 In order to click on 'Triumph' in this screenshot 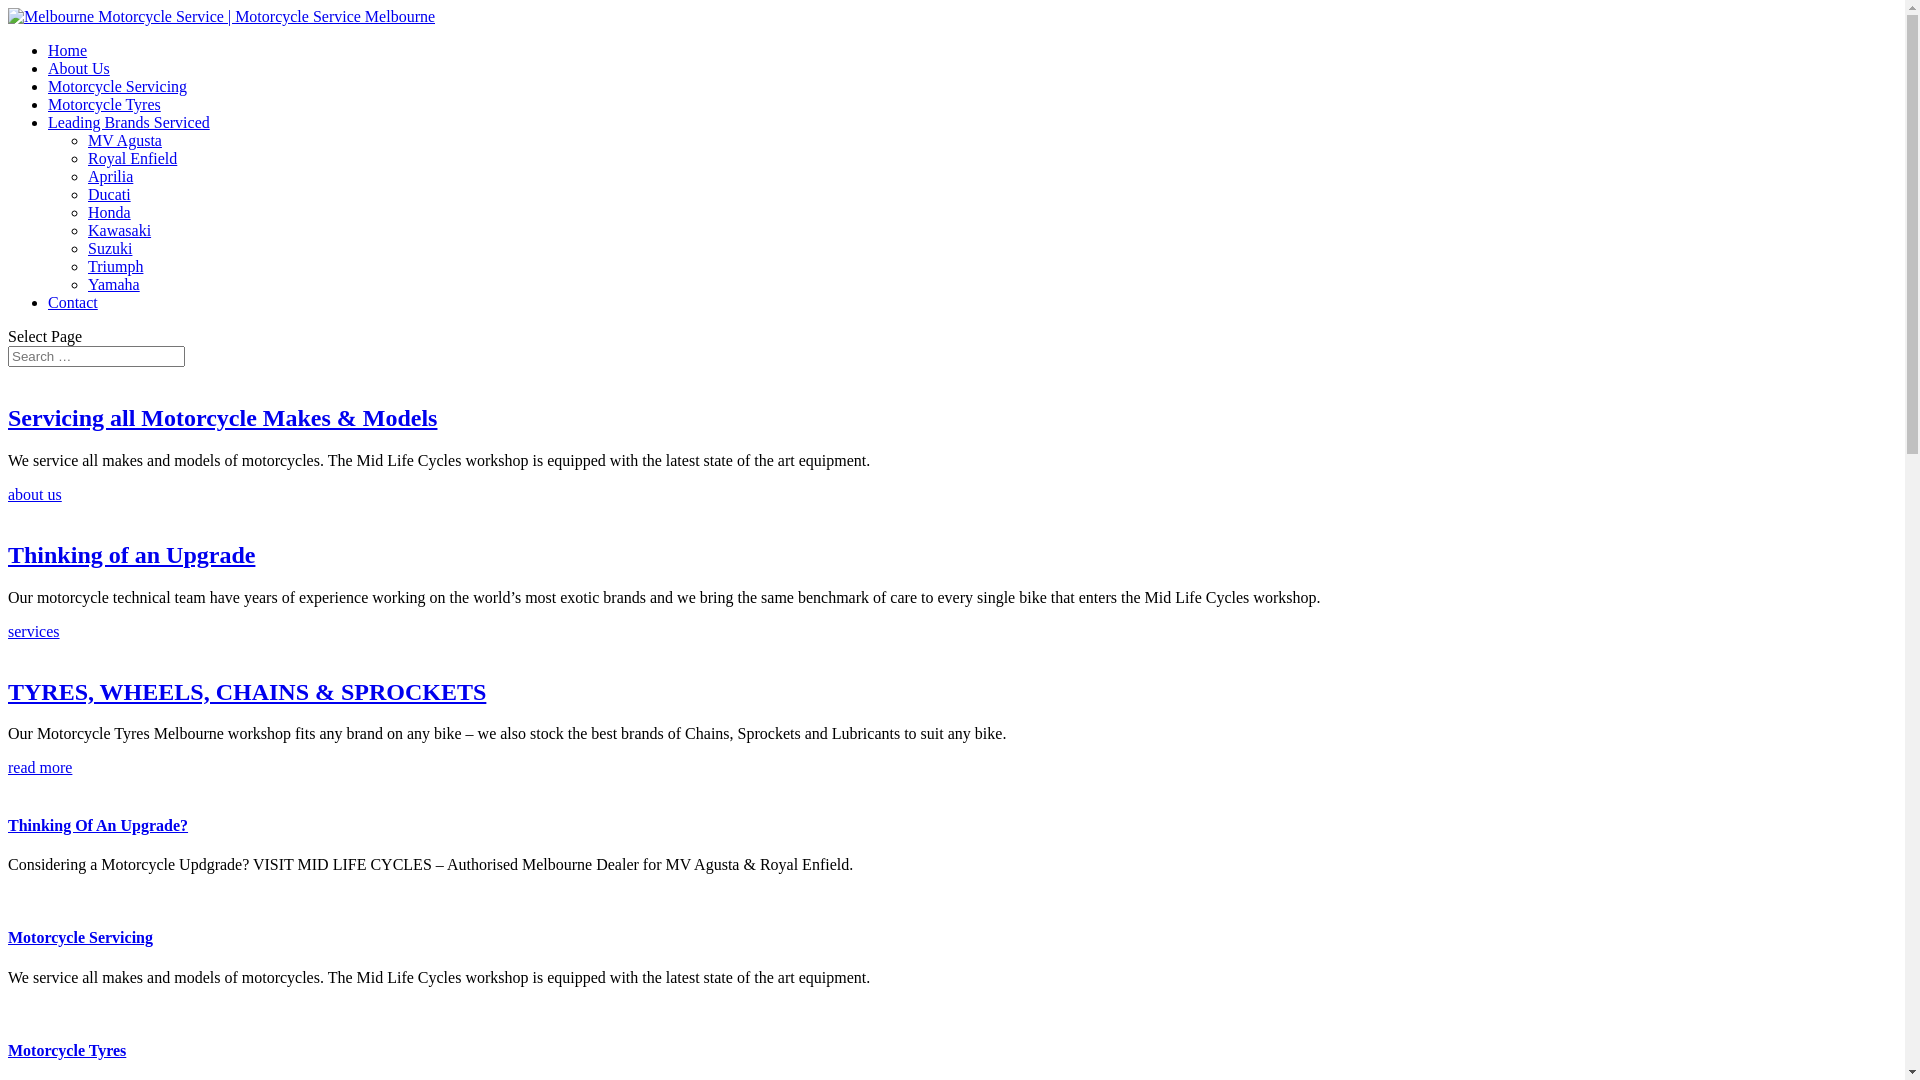, I will do `click(86, 265)`.